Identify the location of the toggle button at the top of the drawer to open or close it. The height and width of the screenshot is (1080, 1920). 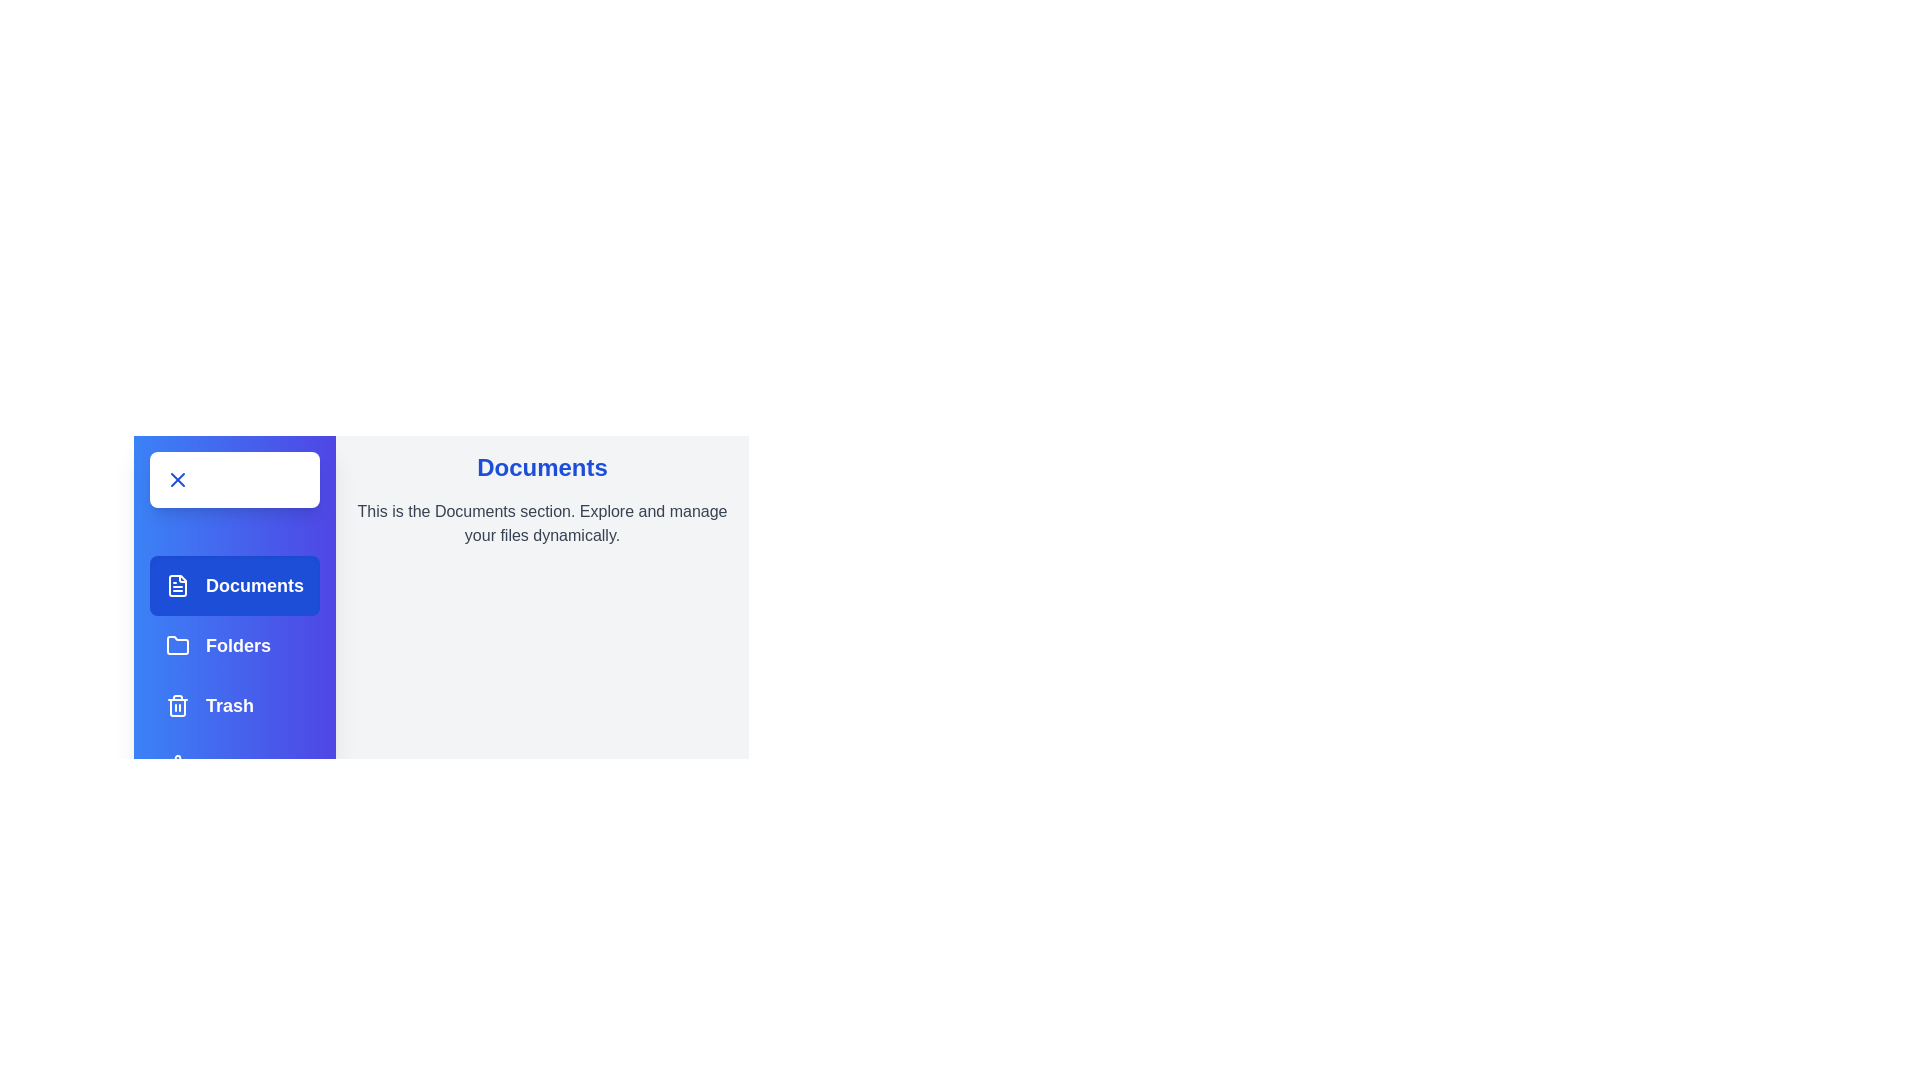
(235, 479).